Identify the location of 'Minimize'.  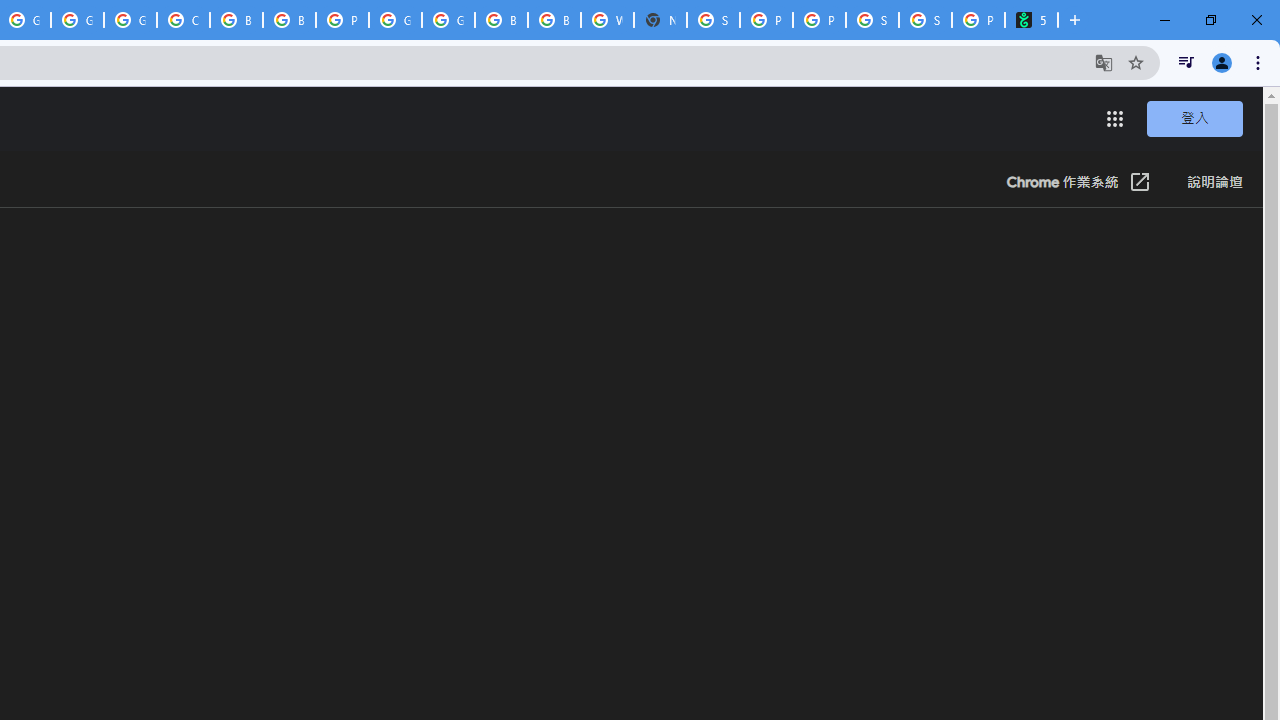
(1165, 20).